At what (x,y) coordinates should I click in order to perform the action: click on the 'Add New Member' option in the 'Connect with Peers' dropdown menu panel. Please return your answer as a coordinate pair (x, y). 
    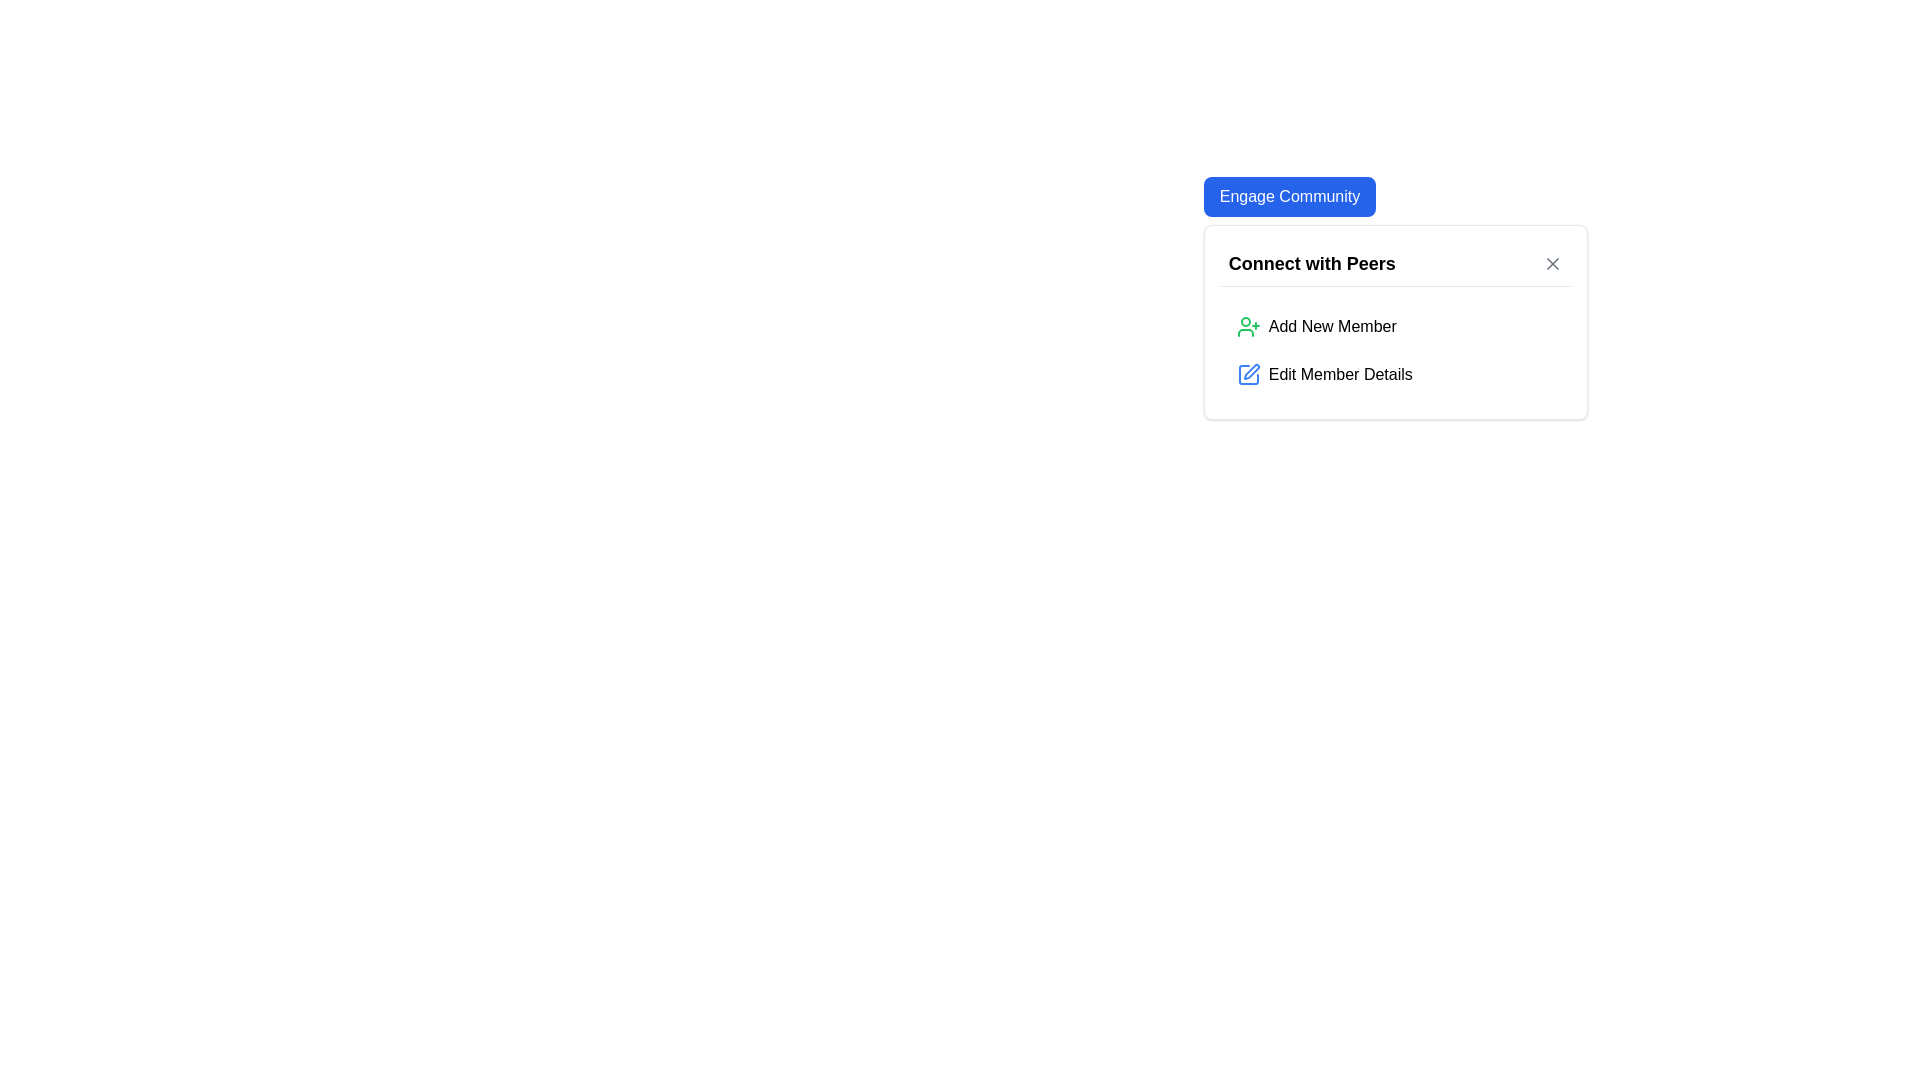
    Looking at the image, I should click on (1394, 321).